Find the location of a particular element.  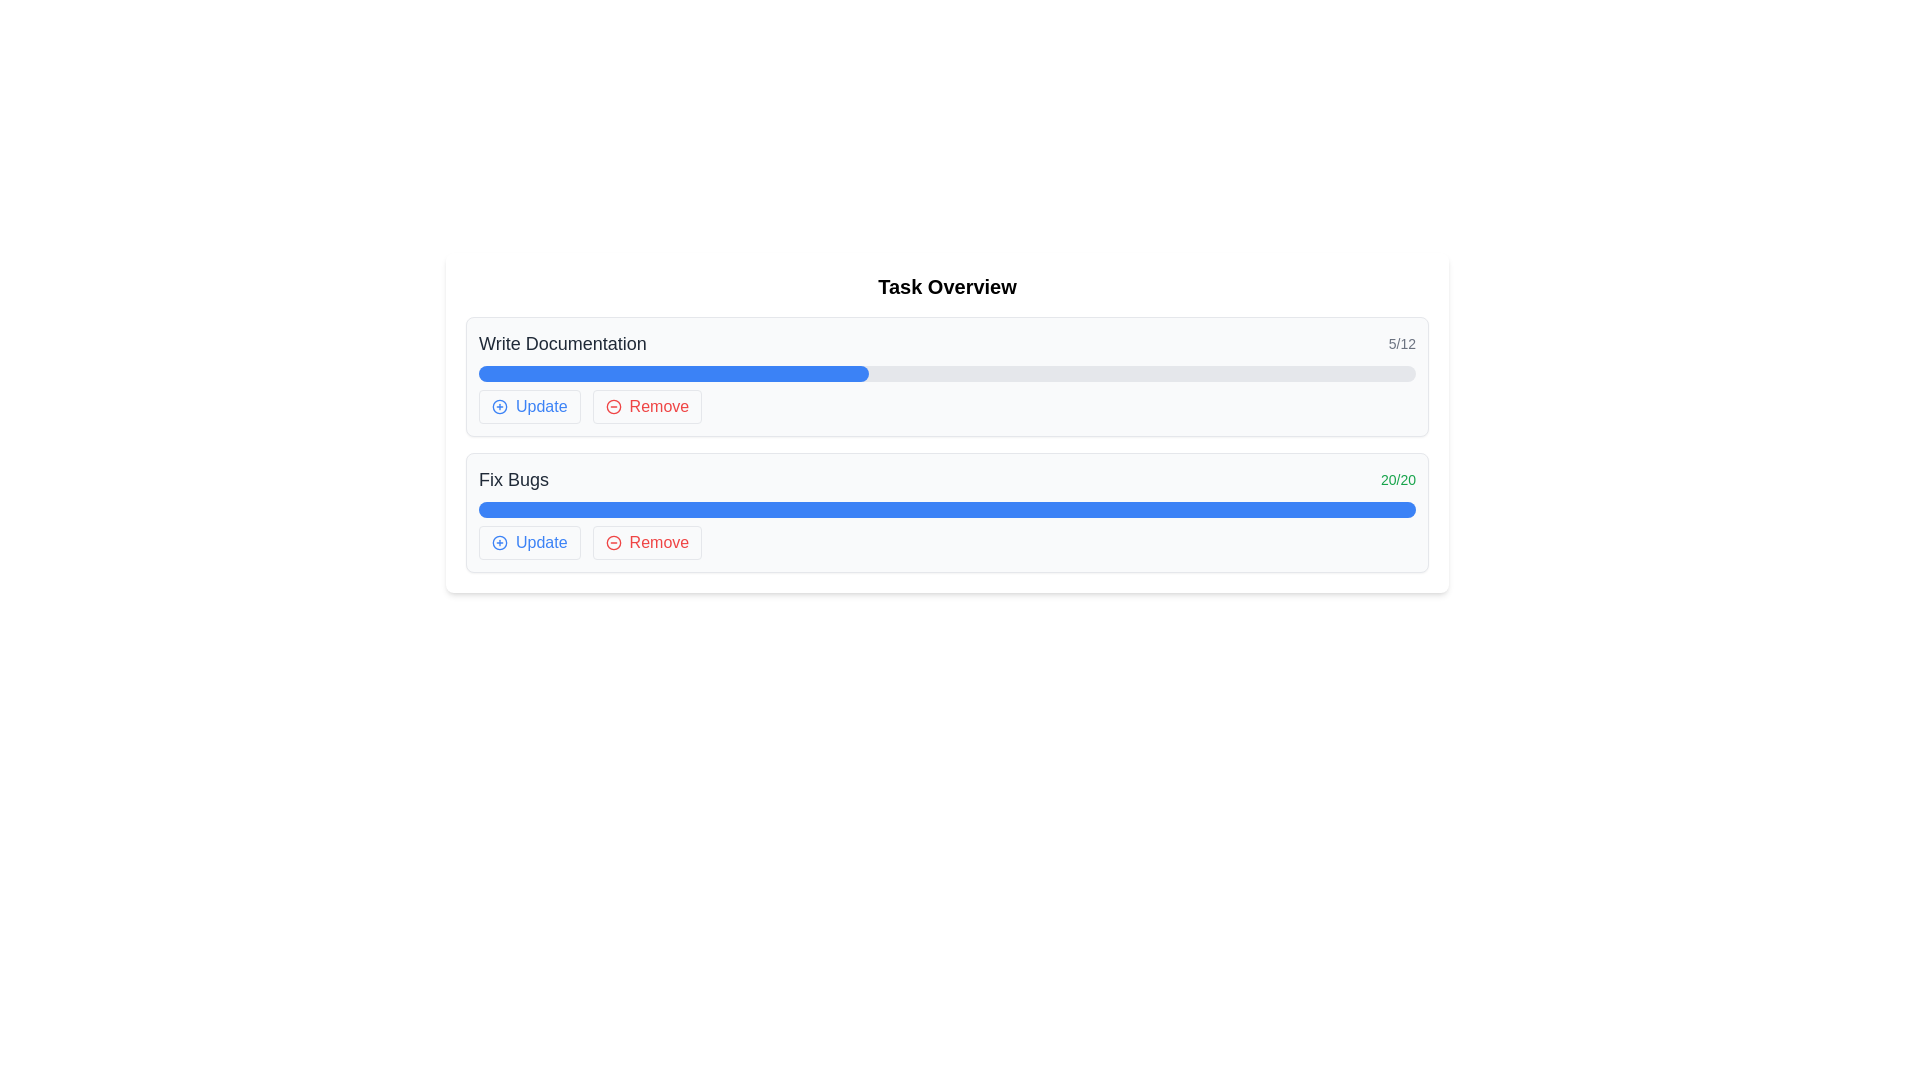

the small red circular icon with a minus sign, which is the leftmost part of the 'Remove' button adjacent to the 'Fix Bugs' section is located at coordinates (612, 543).